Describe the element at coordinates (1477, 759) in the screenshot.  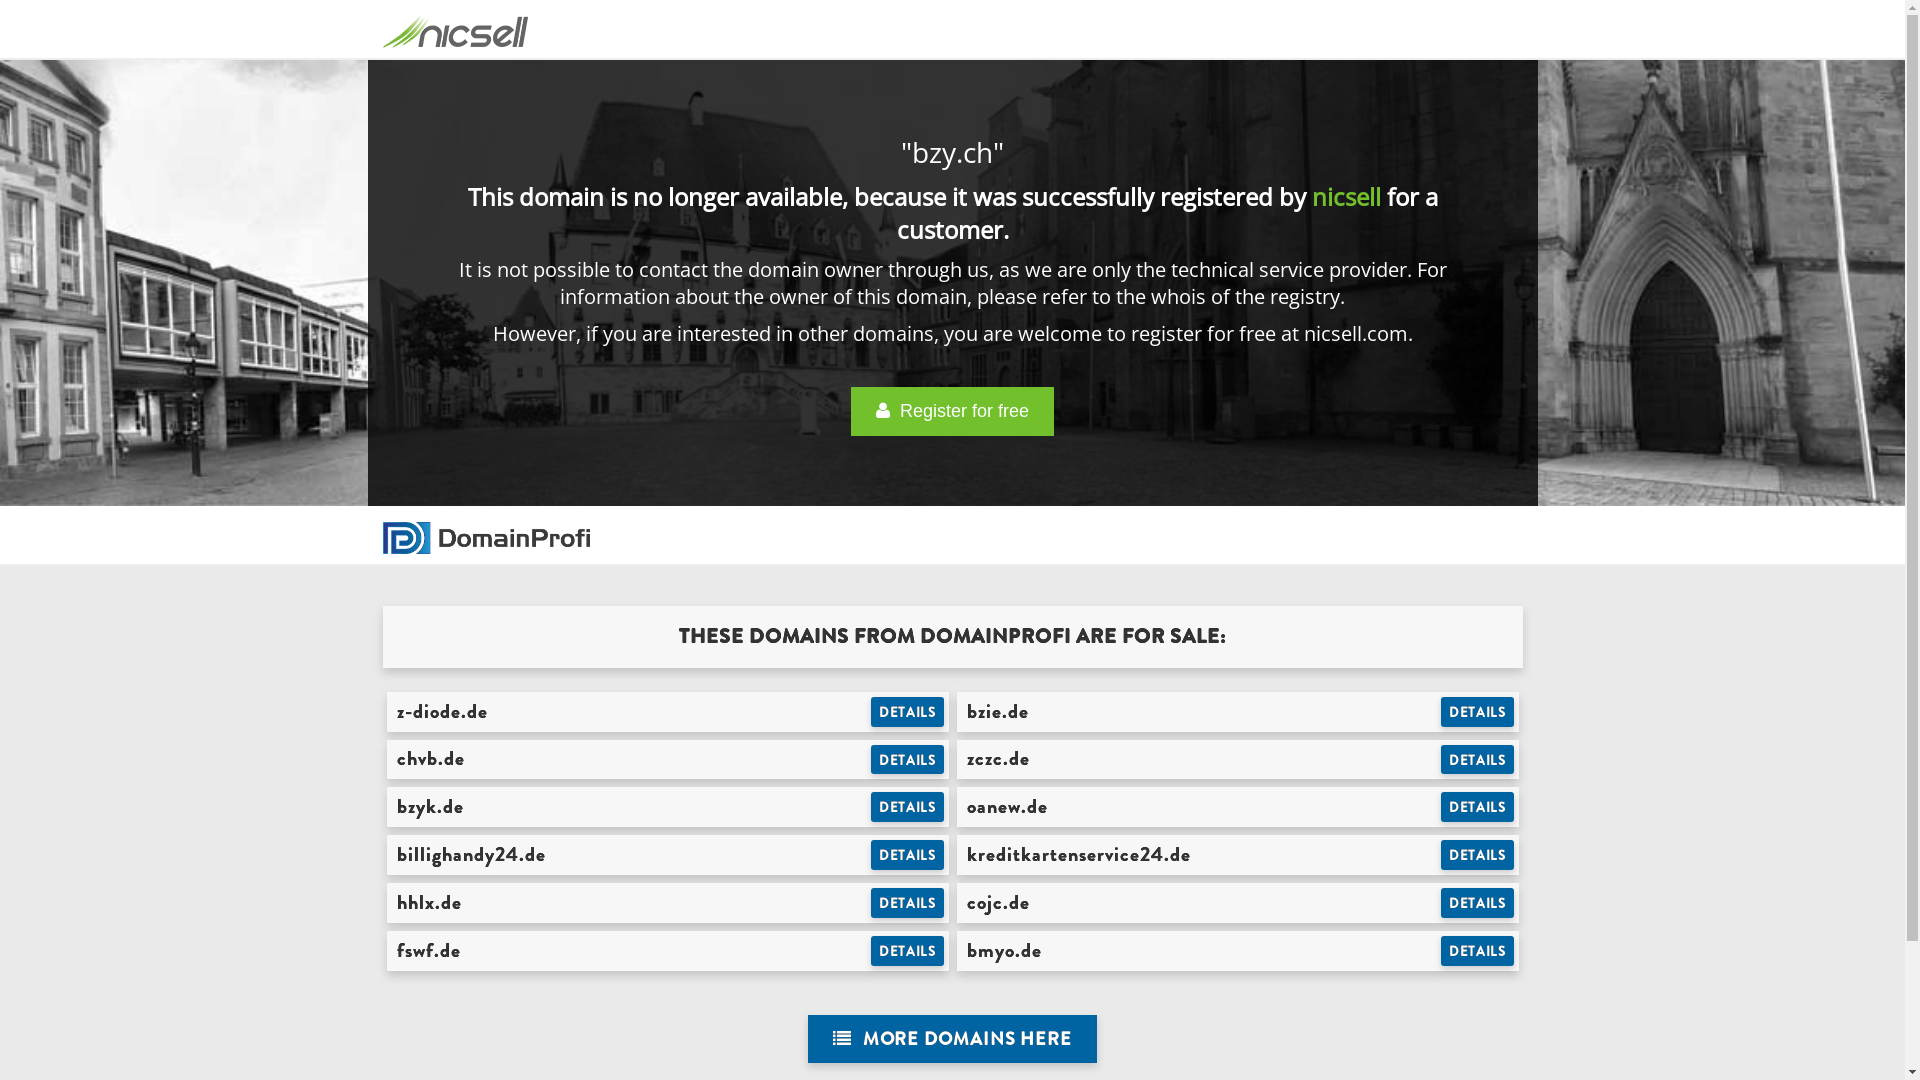
I see `'DETAILS'` at that location.